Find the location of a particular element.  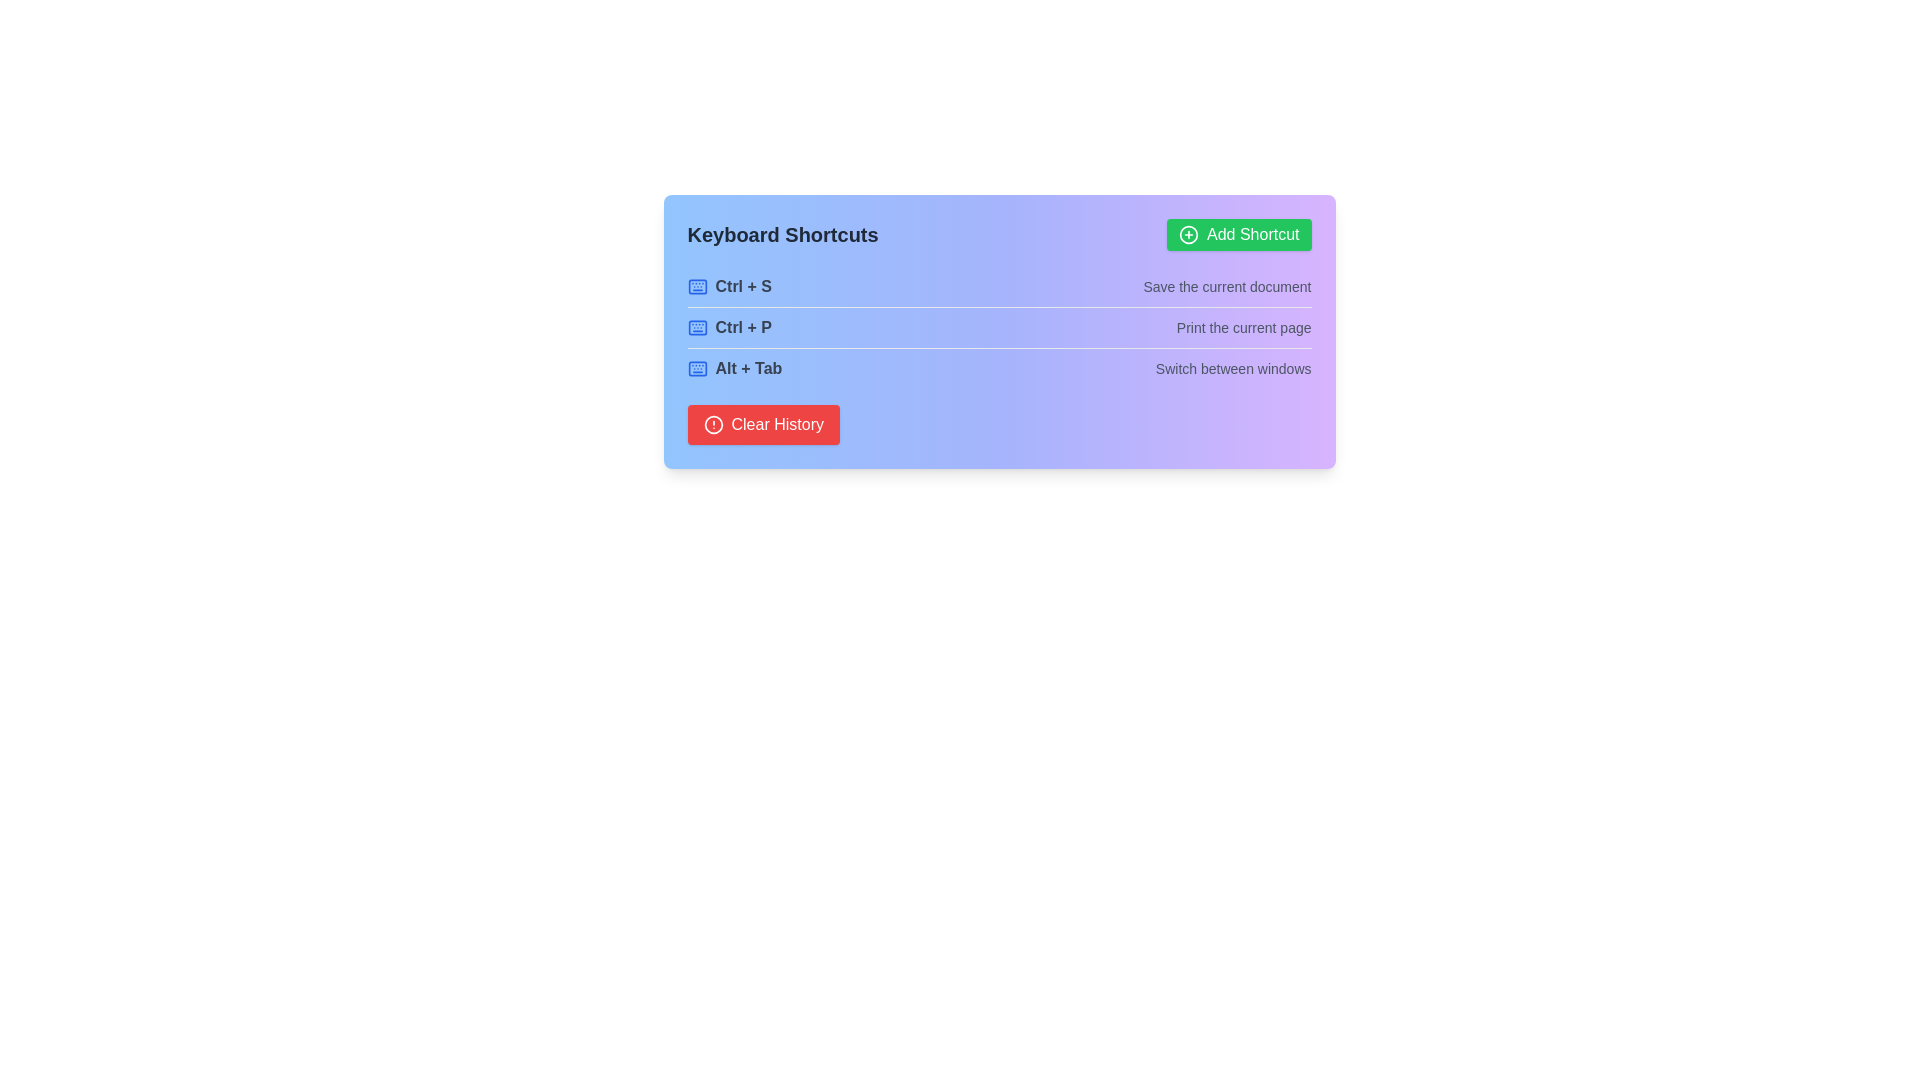

the Text Label that serves as a title or heading for managing keyboard shortcuts, positioned to the left of the 'Add Shortcut' button is located at coordinates (782, 234).